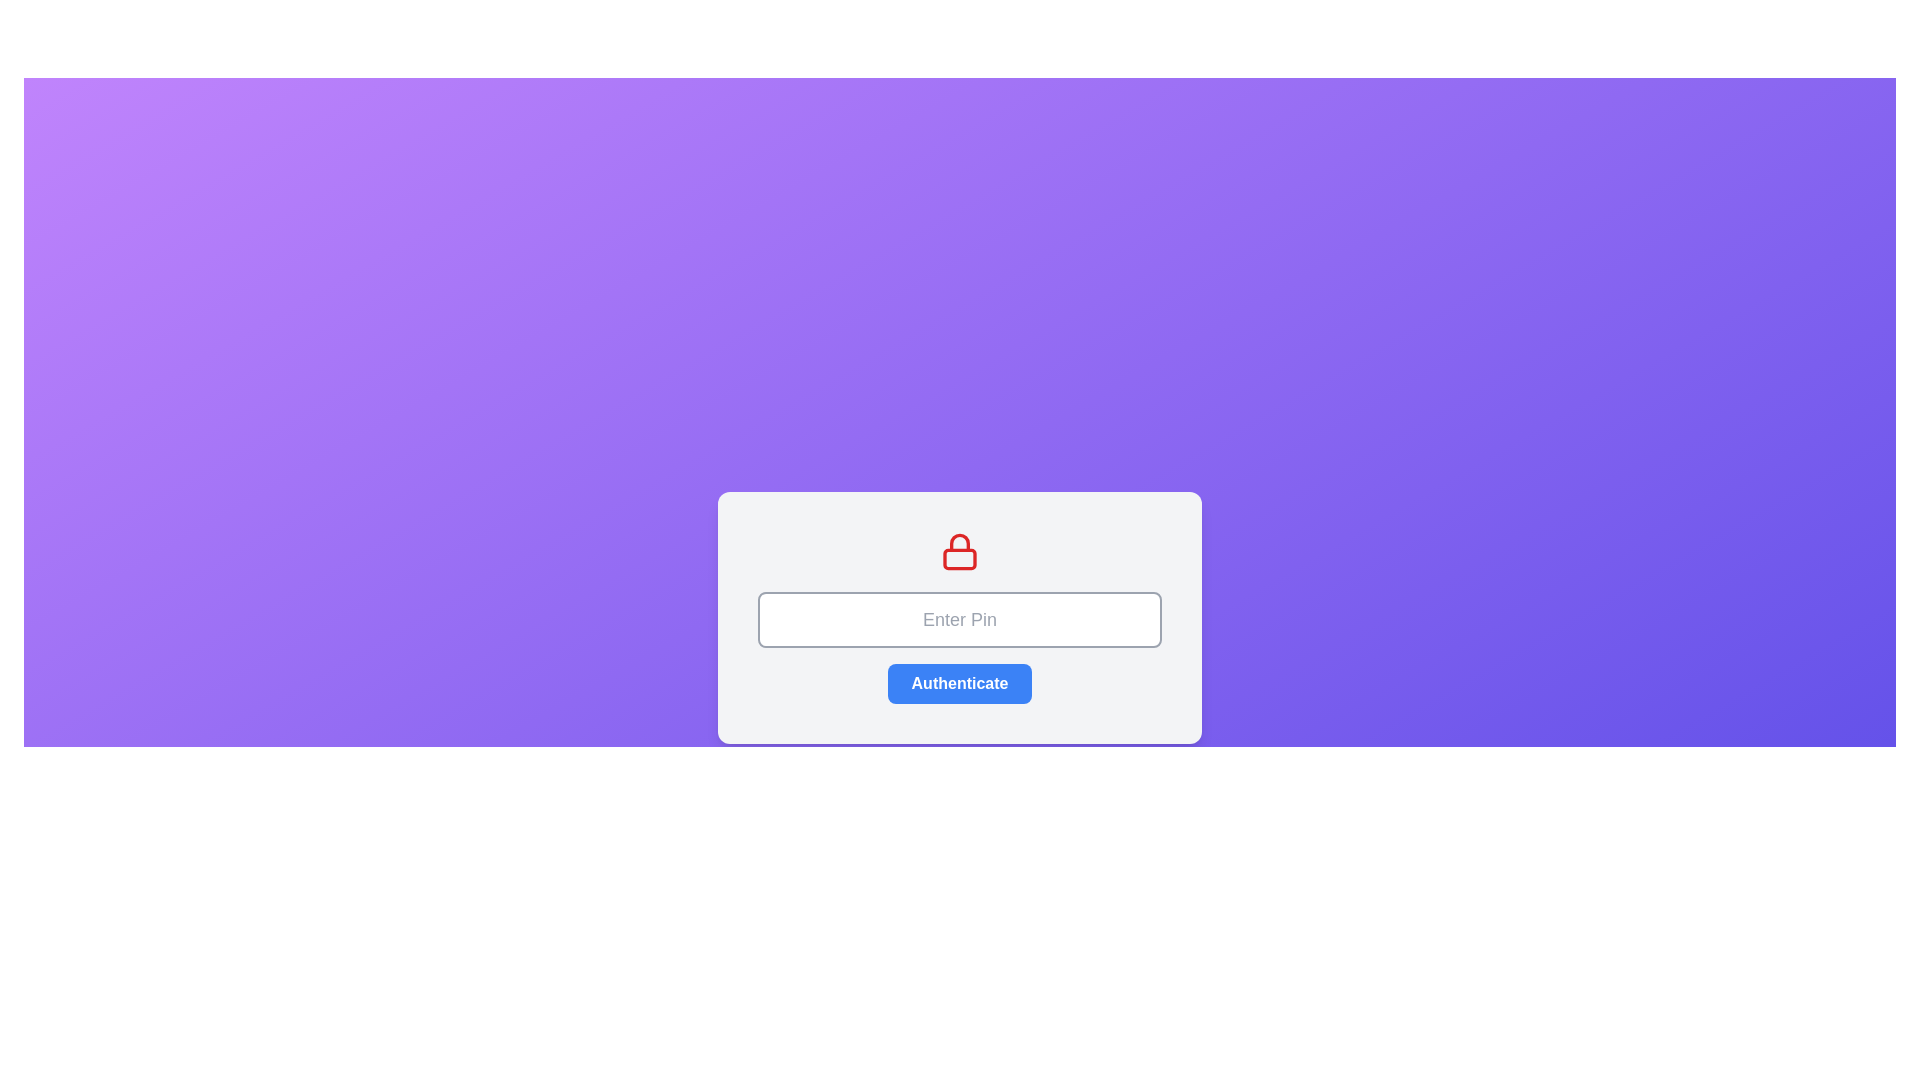 This screenshot has width=1920, height=1080. I want to click on the red outlined padlock icon, which is positioned prominently above the 'Enter Pin' input field and the 'Authenticate' button, so click(960, 551).